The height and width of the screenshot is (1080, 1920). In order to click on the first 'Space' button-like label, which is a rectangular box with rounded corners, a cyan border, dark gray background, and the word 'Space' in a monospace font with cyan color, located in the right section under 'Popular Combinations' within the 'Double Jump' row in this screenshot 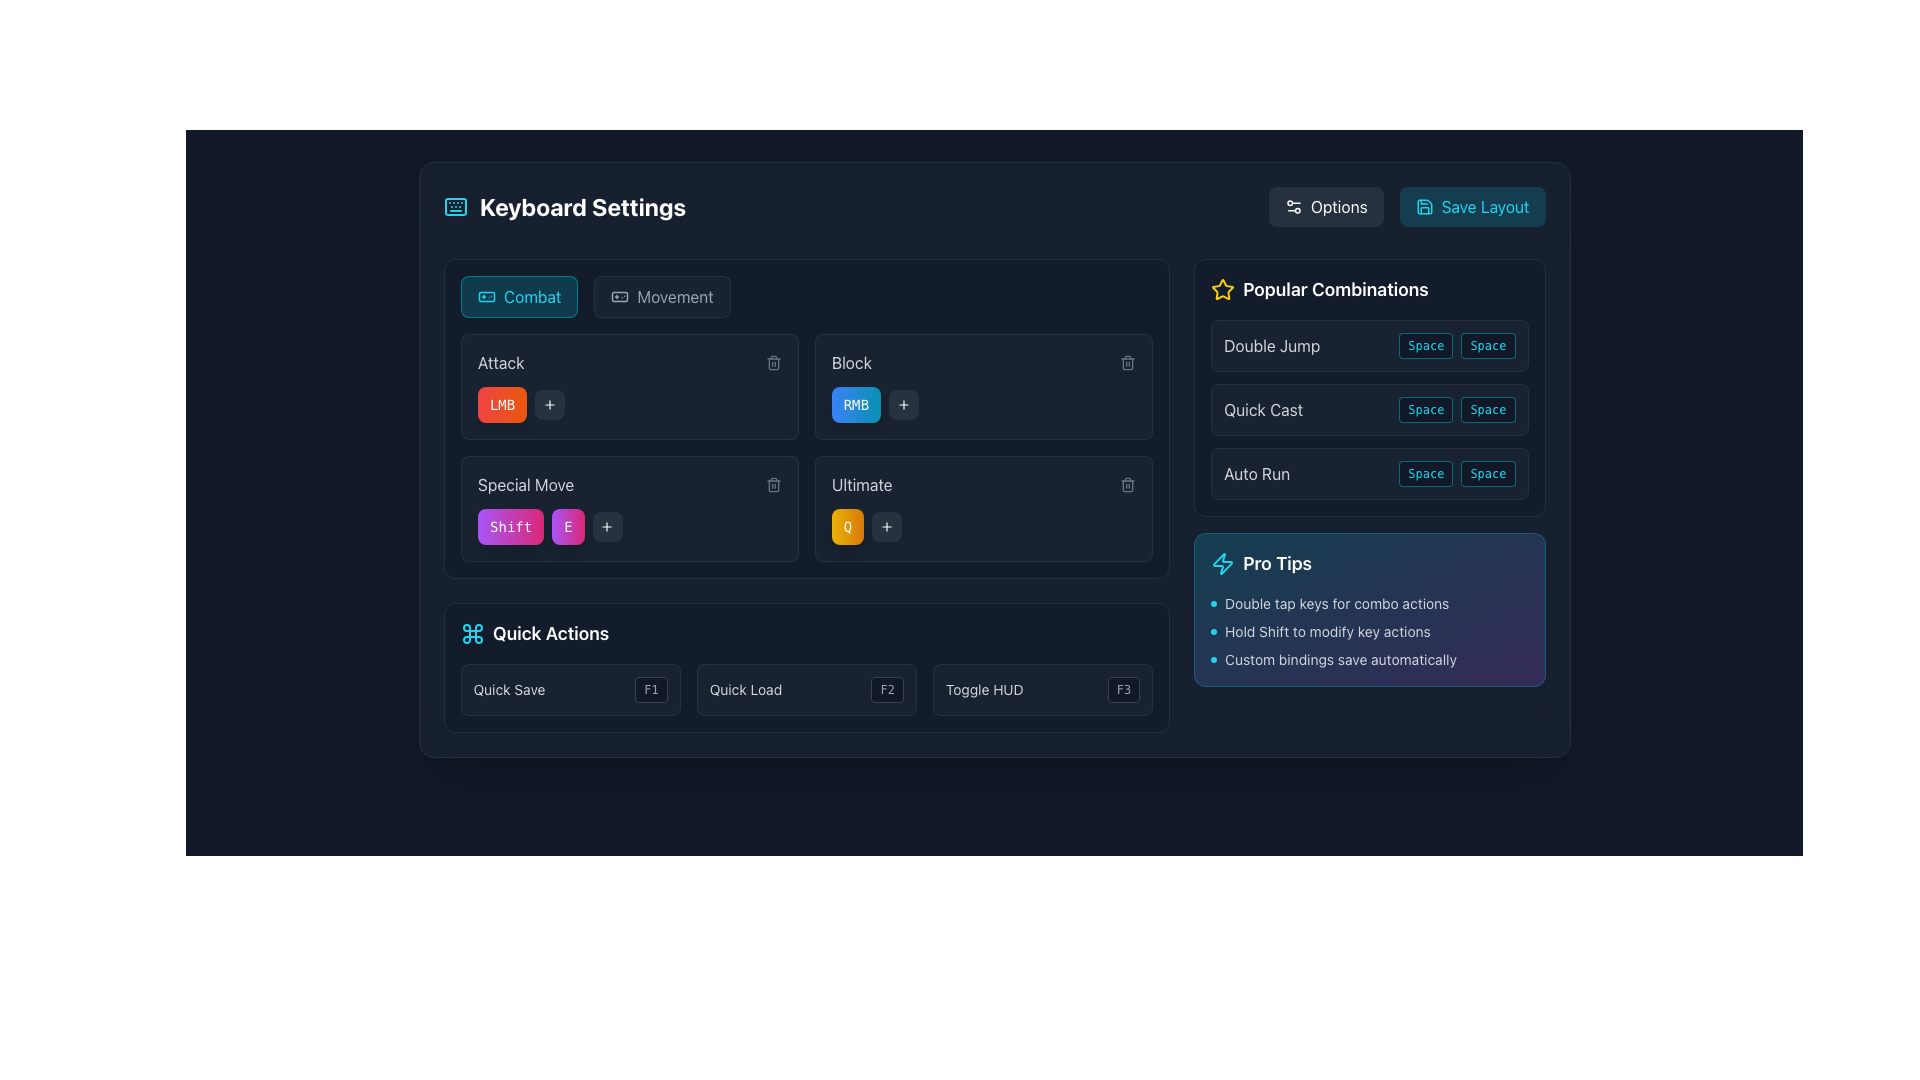, I will do `click(1425, 345)`.